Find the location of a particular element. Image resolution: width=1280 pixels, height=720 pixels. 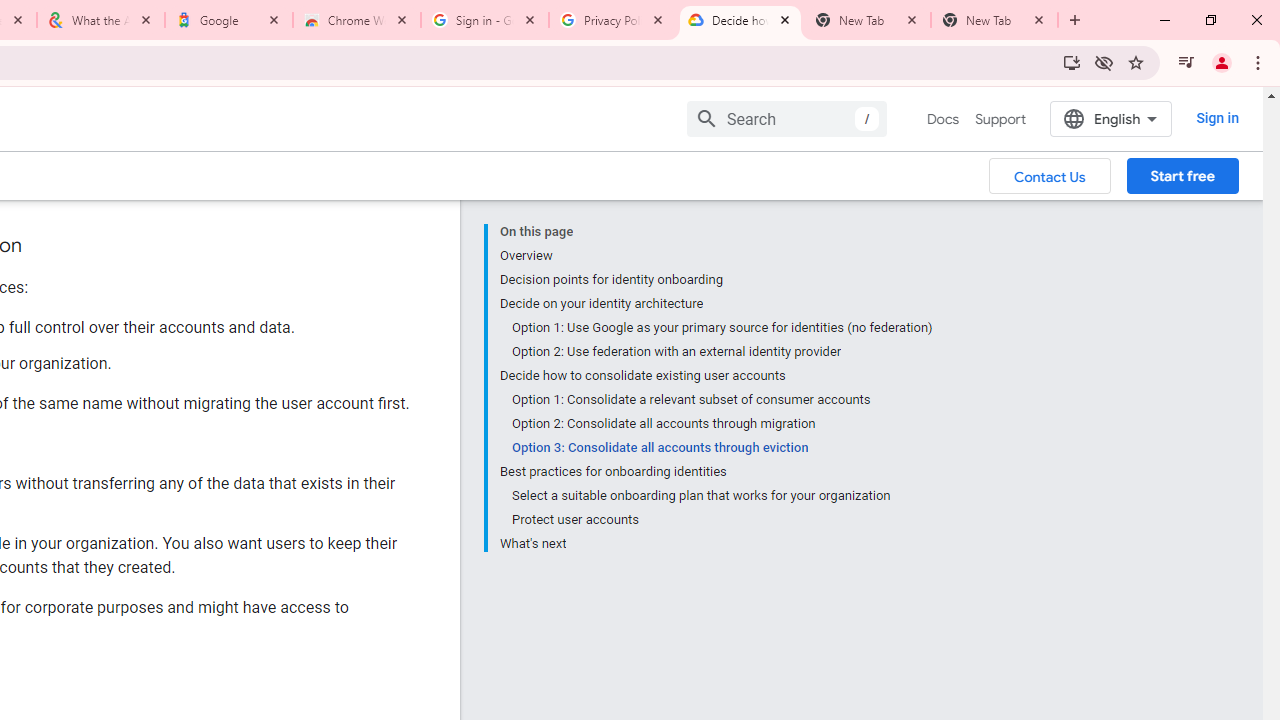

'Support' is located at coordinates (1000, 119).